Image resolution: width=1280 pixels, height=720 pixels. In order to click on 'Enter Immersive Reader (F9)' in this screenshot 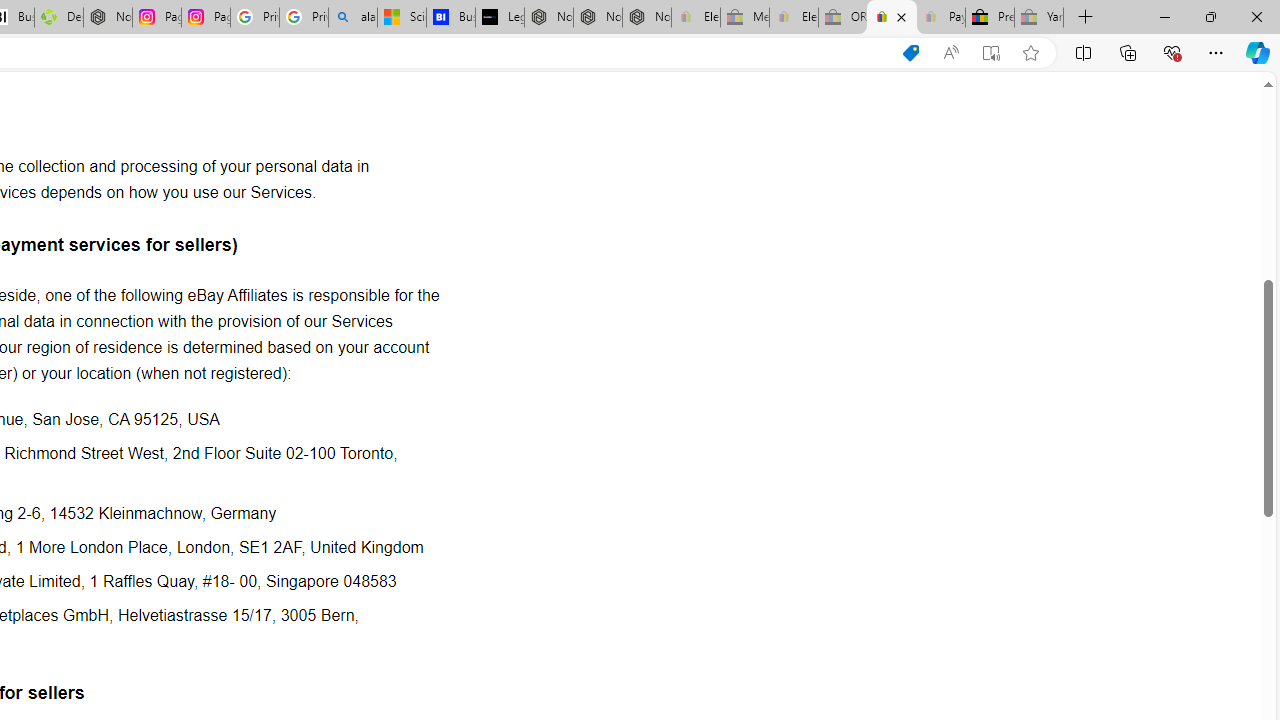, I will do `click(991, 52)`.